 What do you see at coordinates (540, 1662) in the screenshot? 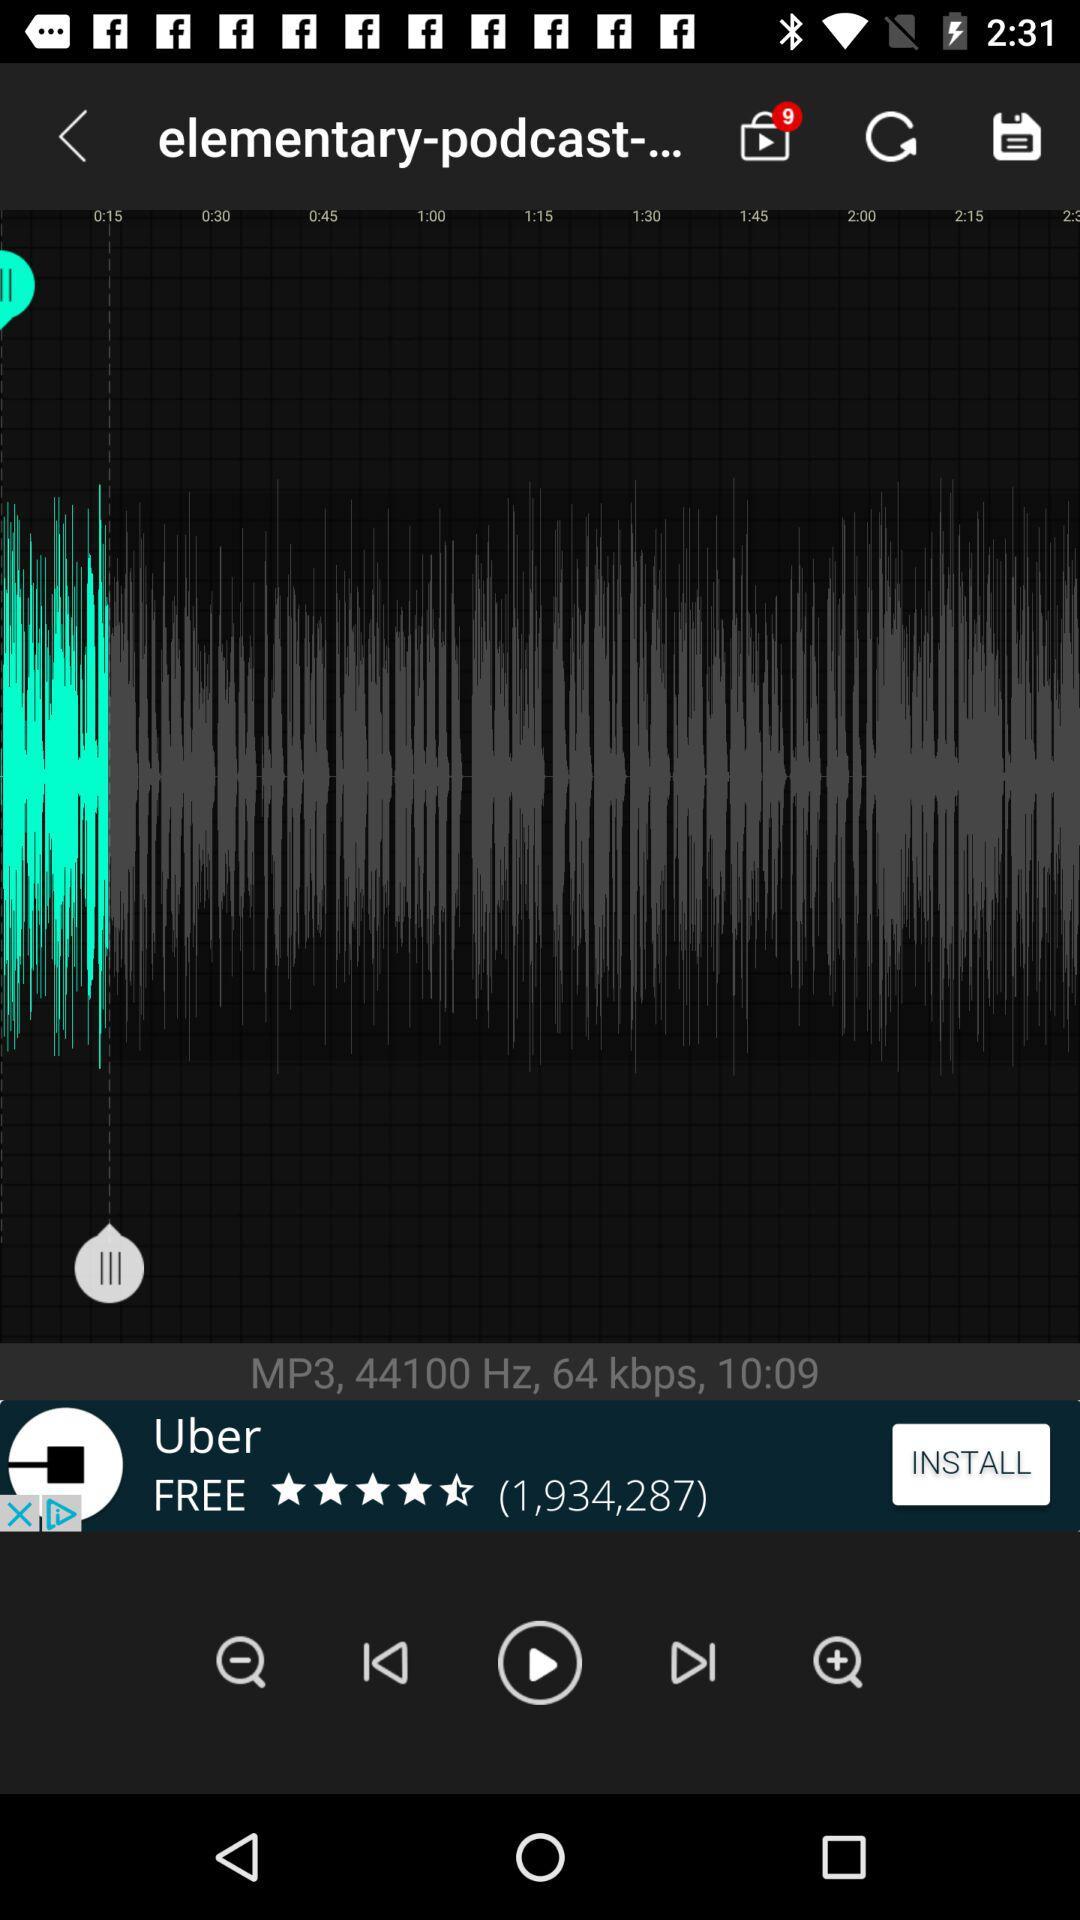
I see `song` at bounding box center [540, 1662].